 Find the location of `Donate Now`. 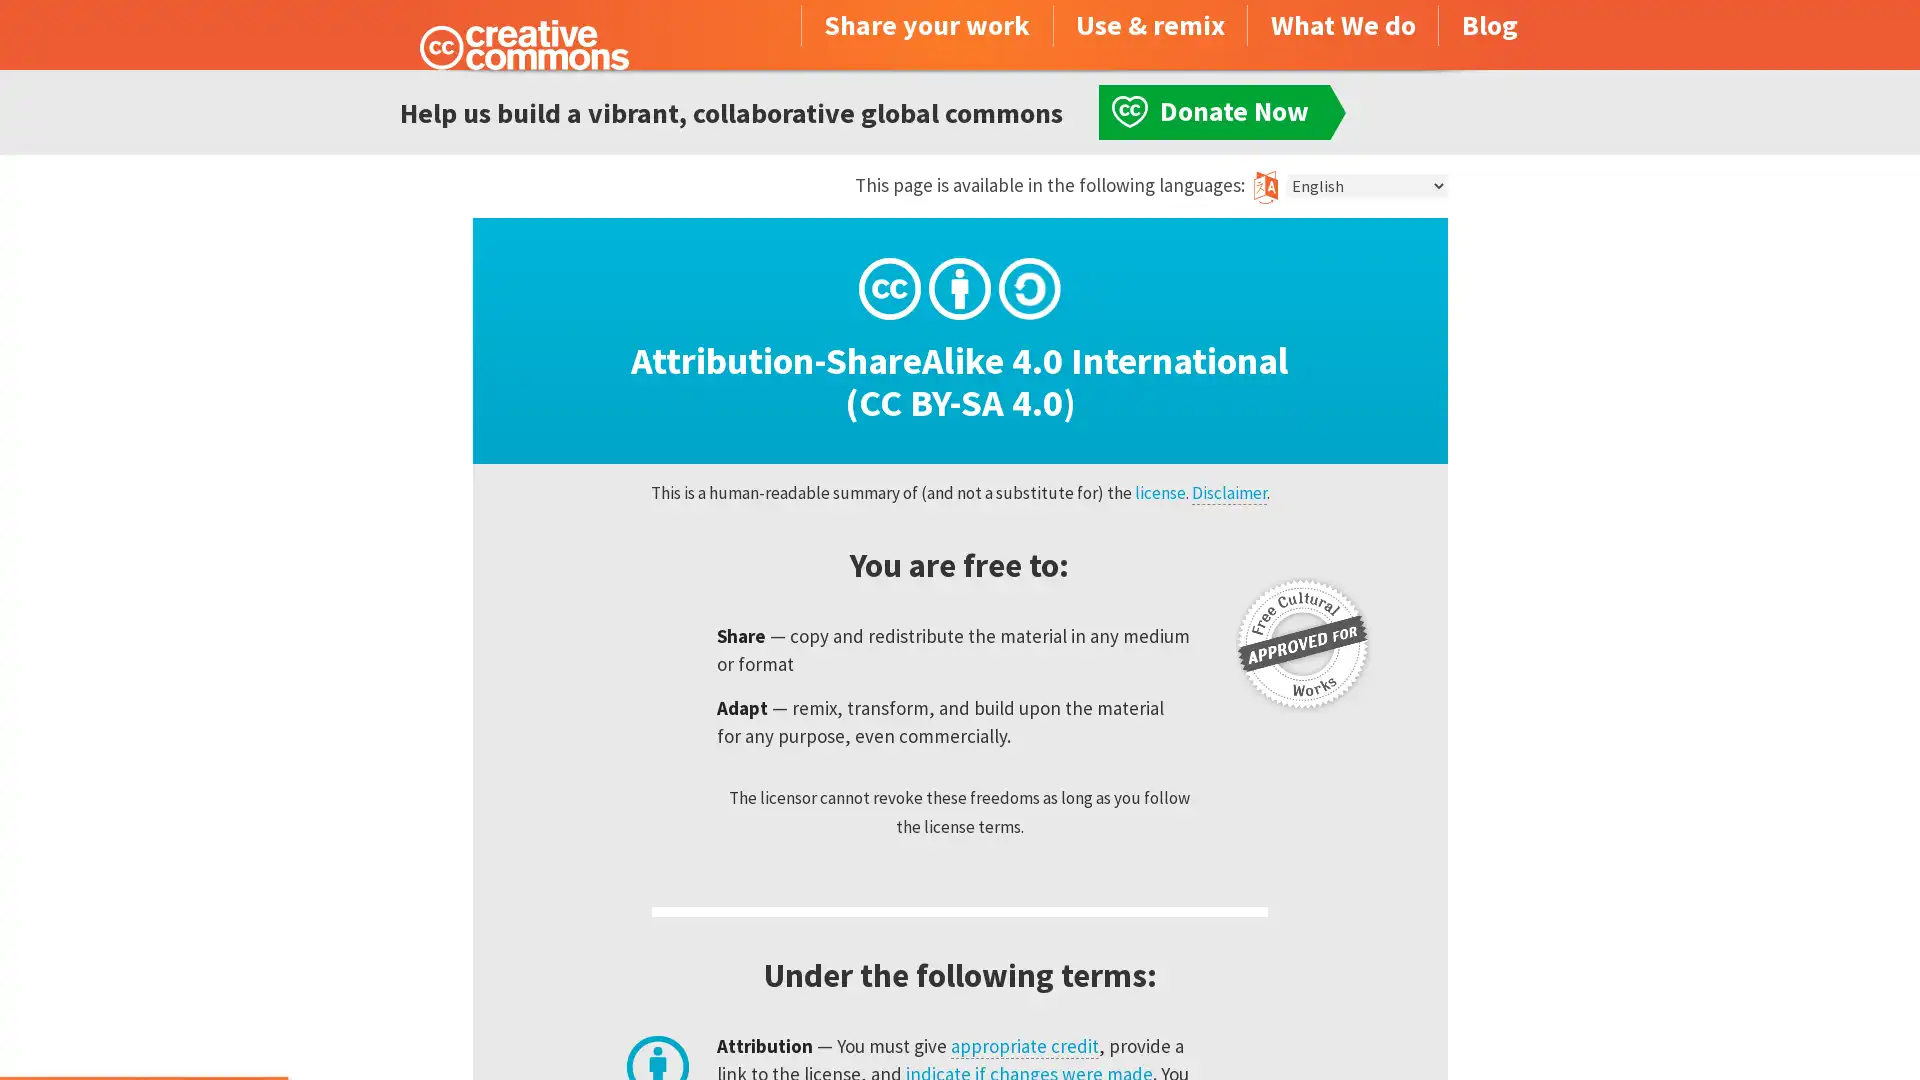

Donate Now is located at coordinates (143, 1026).